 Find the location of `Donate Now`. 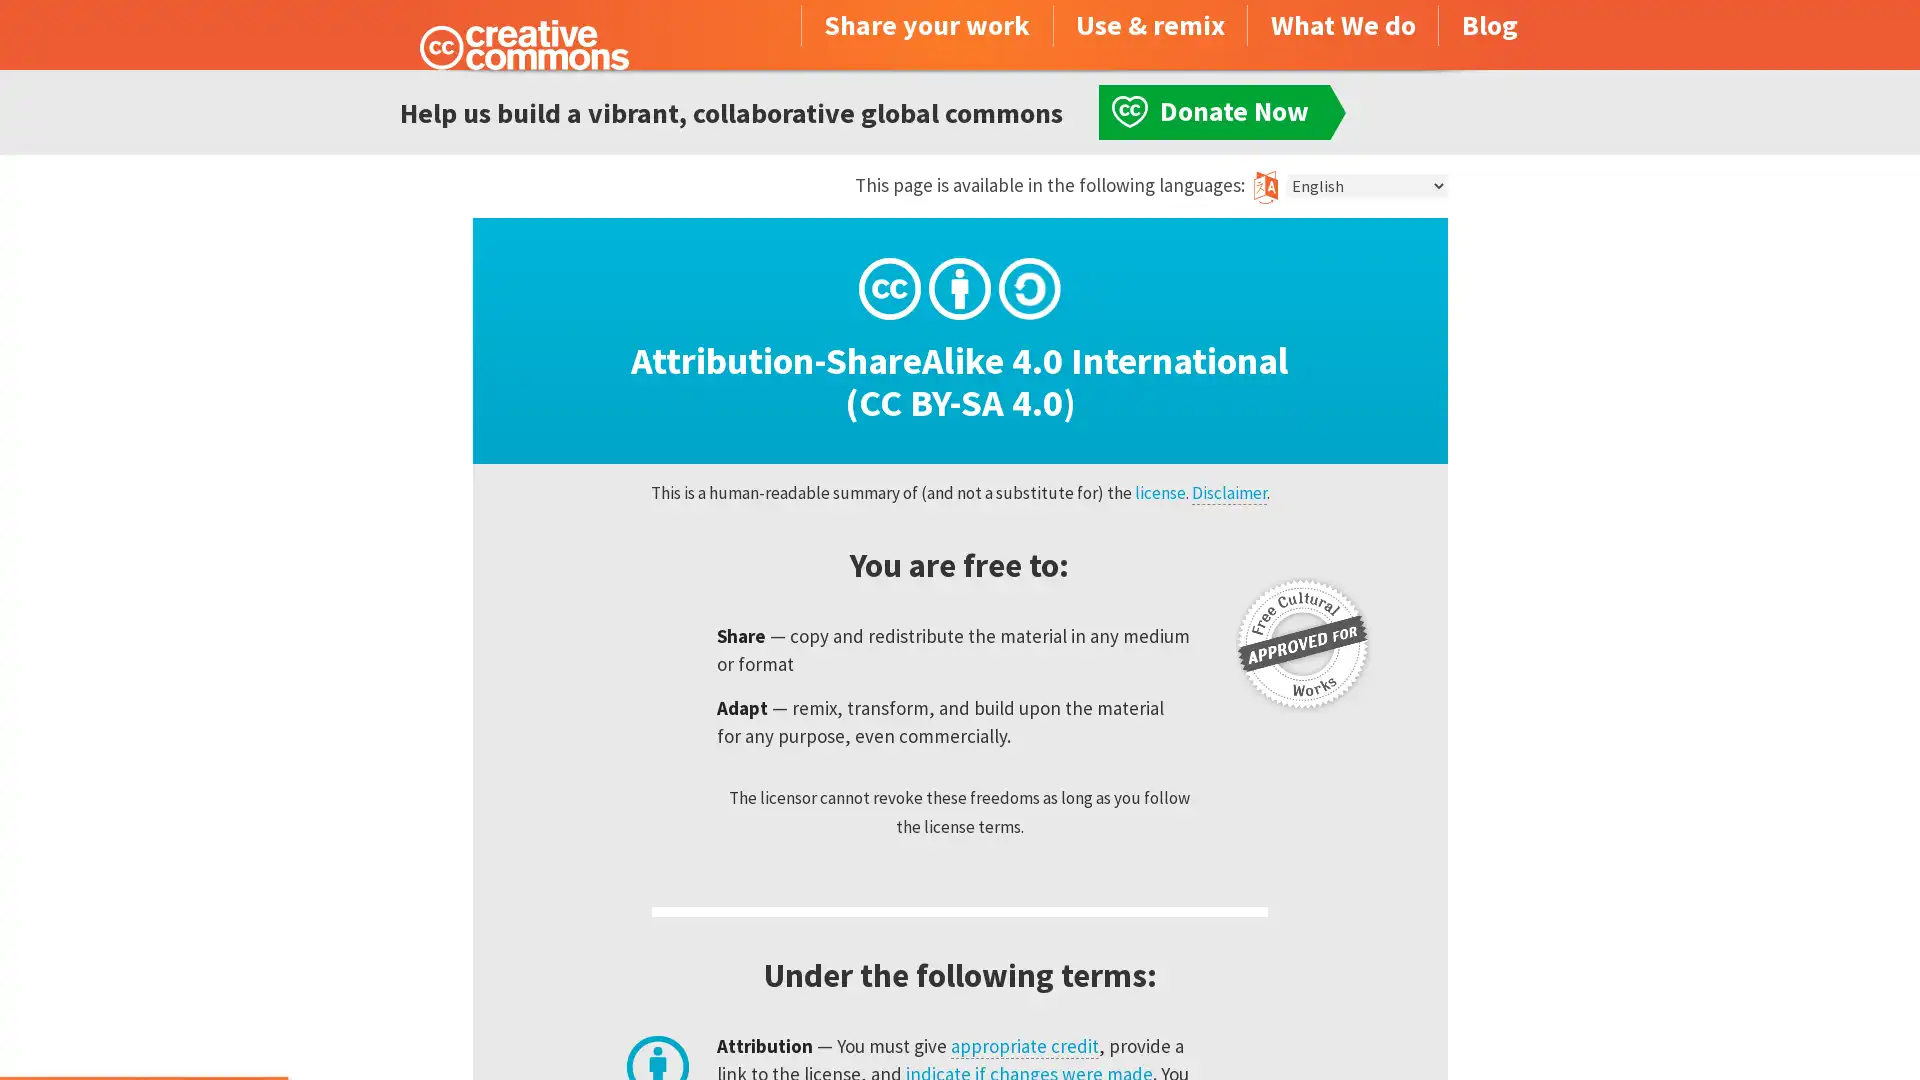

Donate Now is located at coordinates (143, 1026).